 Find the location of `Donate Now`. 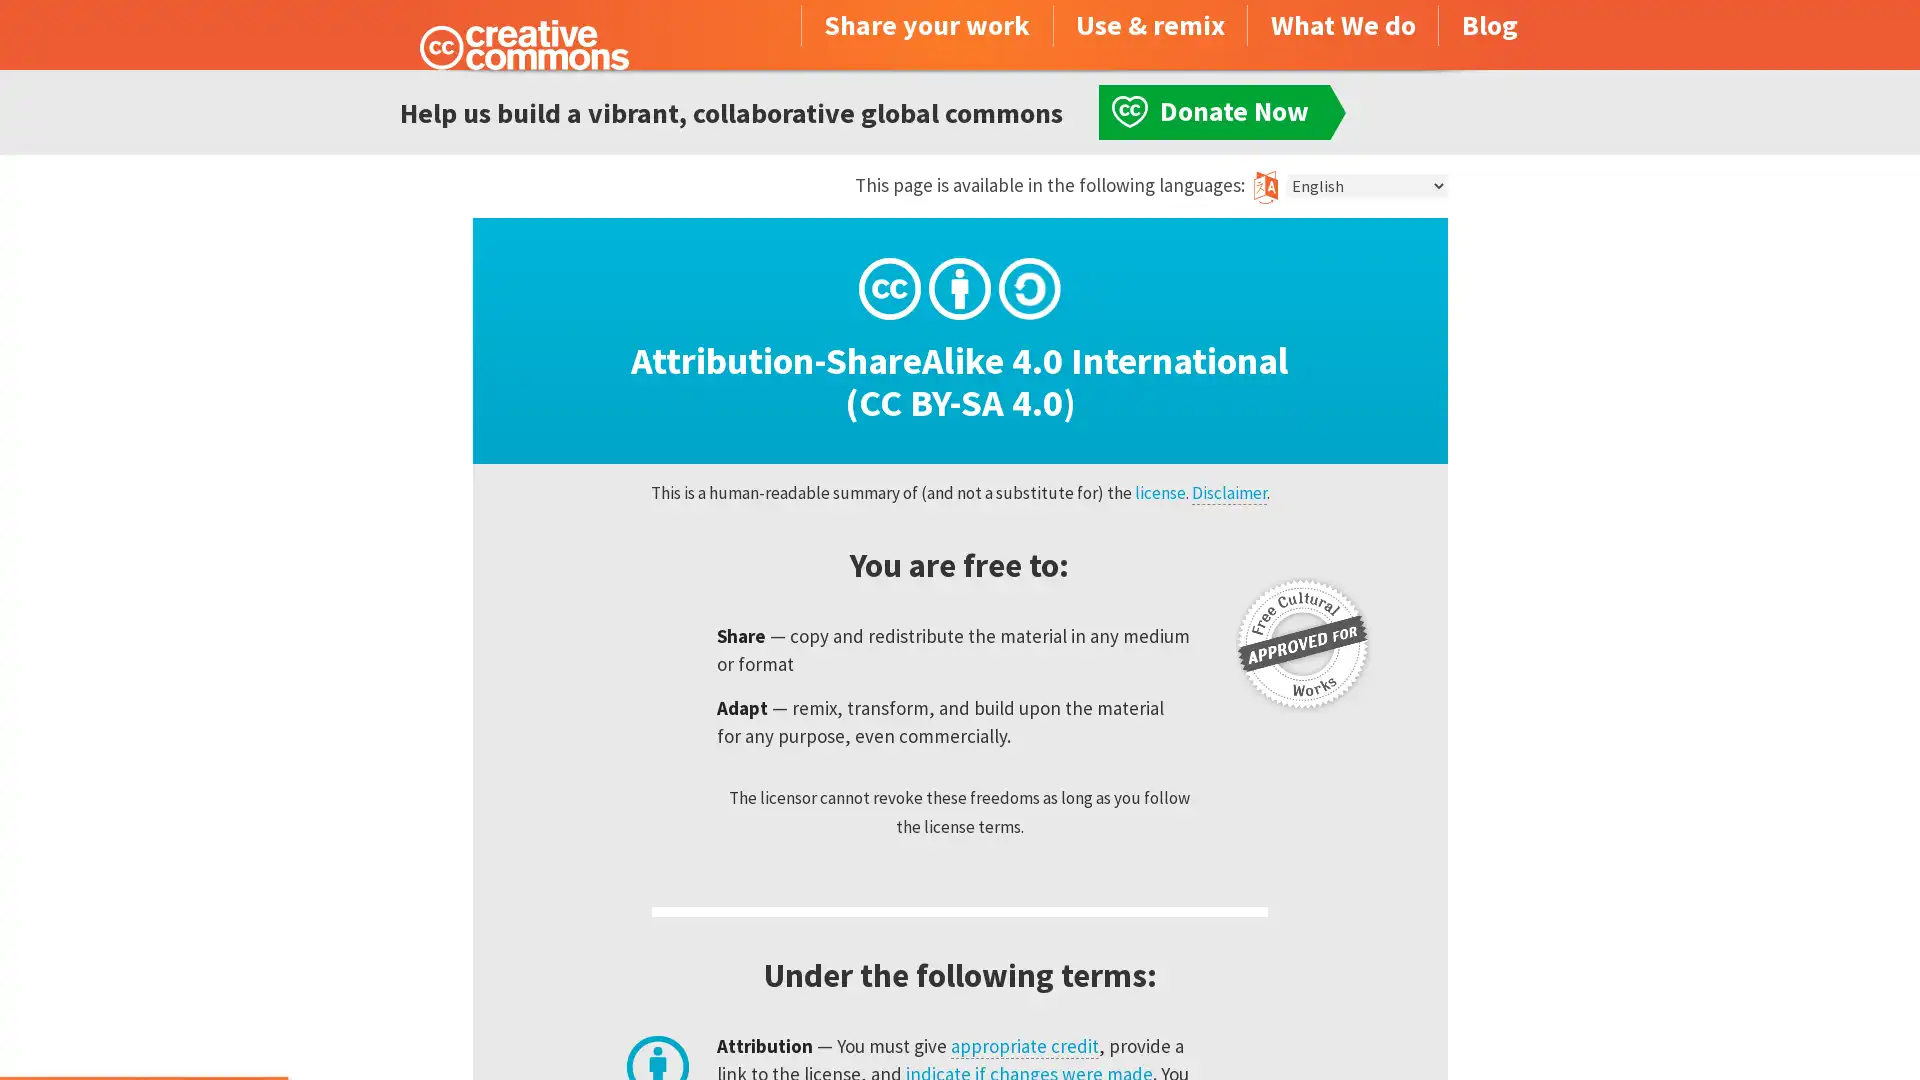

Donate Now is located at coordinates (143, 1026).